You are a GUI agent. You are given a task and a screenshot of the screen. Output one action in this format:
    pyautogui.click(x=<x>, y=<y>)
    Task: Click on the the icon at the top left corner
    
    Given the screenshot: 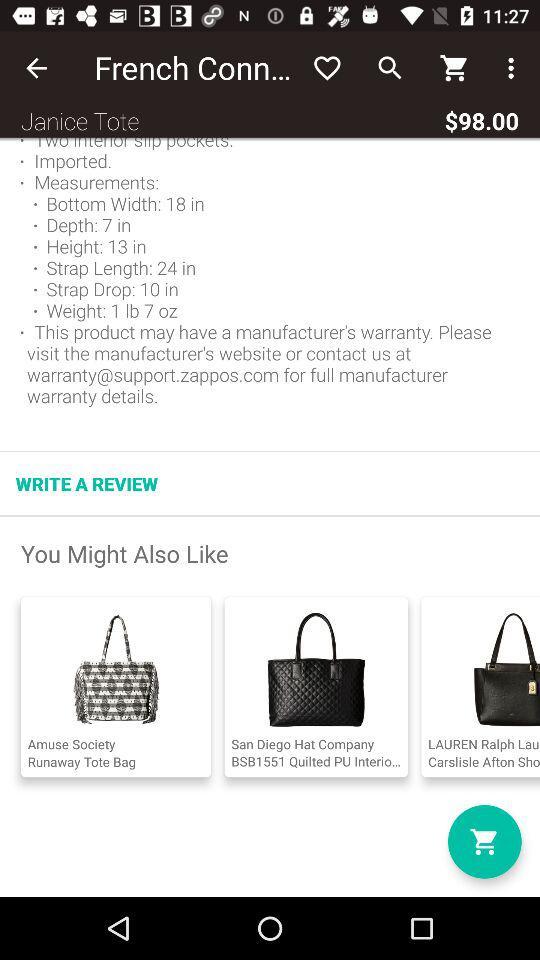 What is the action you would take?
    pyautogui.click(x=36, y=68)
    